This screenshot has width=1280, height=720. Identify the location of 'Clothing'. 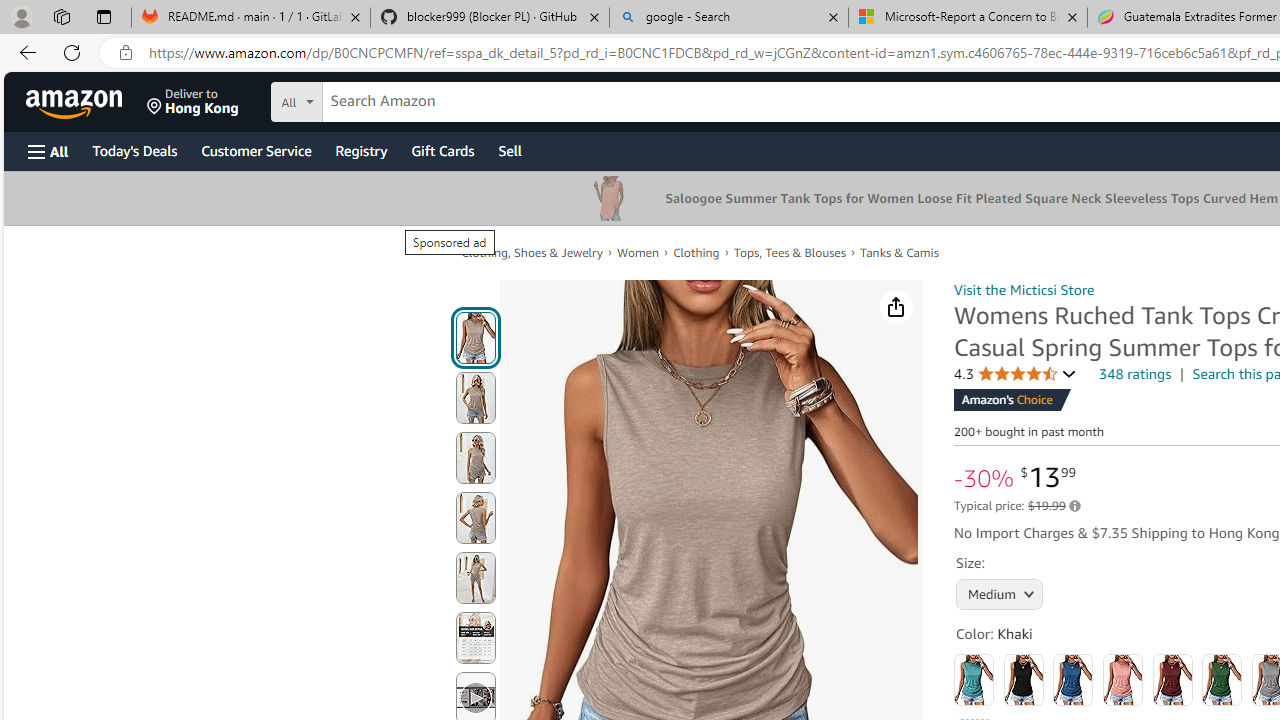
(696, 251).